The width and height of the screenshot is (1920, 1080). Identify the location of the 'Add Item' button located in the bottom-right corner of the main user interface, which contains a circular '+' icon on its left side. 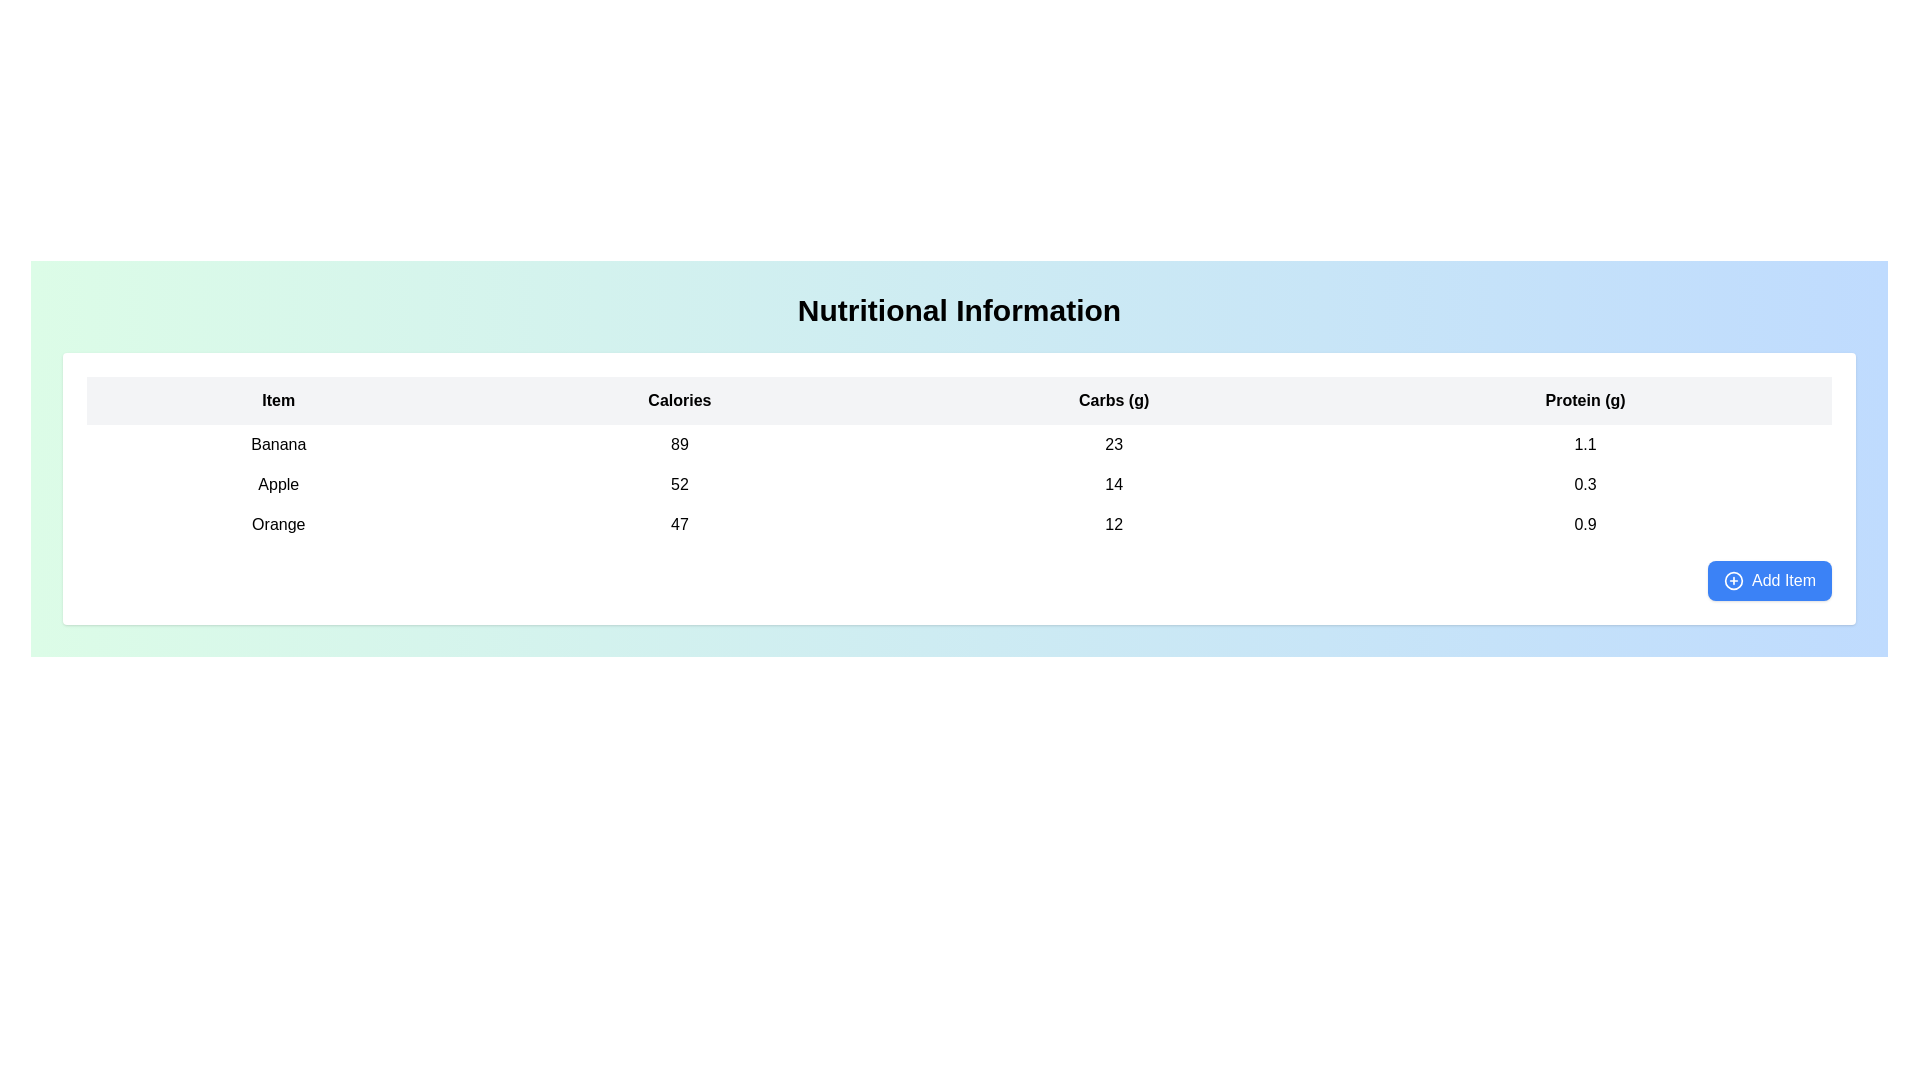
(1732, 581).